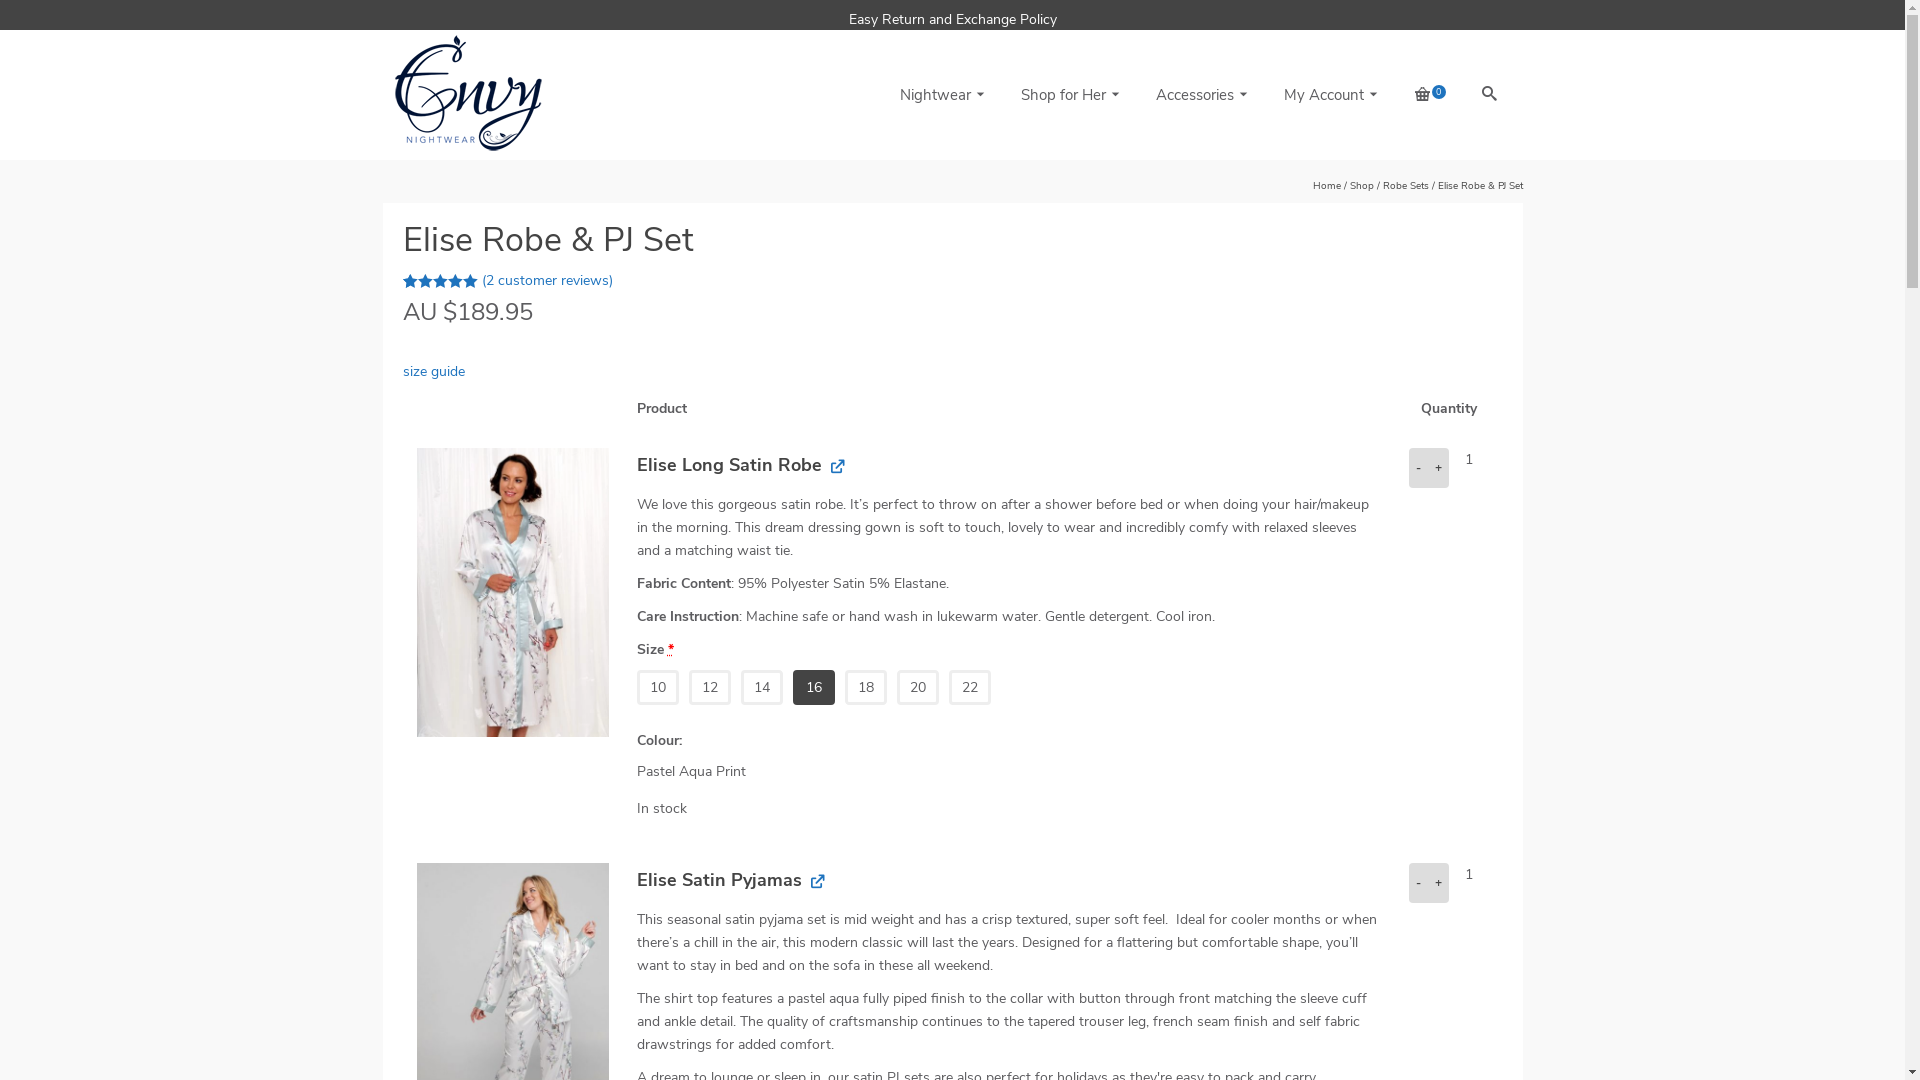 The image size is (1920, 1080). What do you see at coordinates (1361, 185) in the screenshot?
I see `'Shop'` at bounding box center [1361, 185].